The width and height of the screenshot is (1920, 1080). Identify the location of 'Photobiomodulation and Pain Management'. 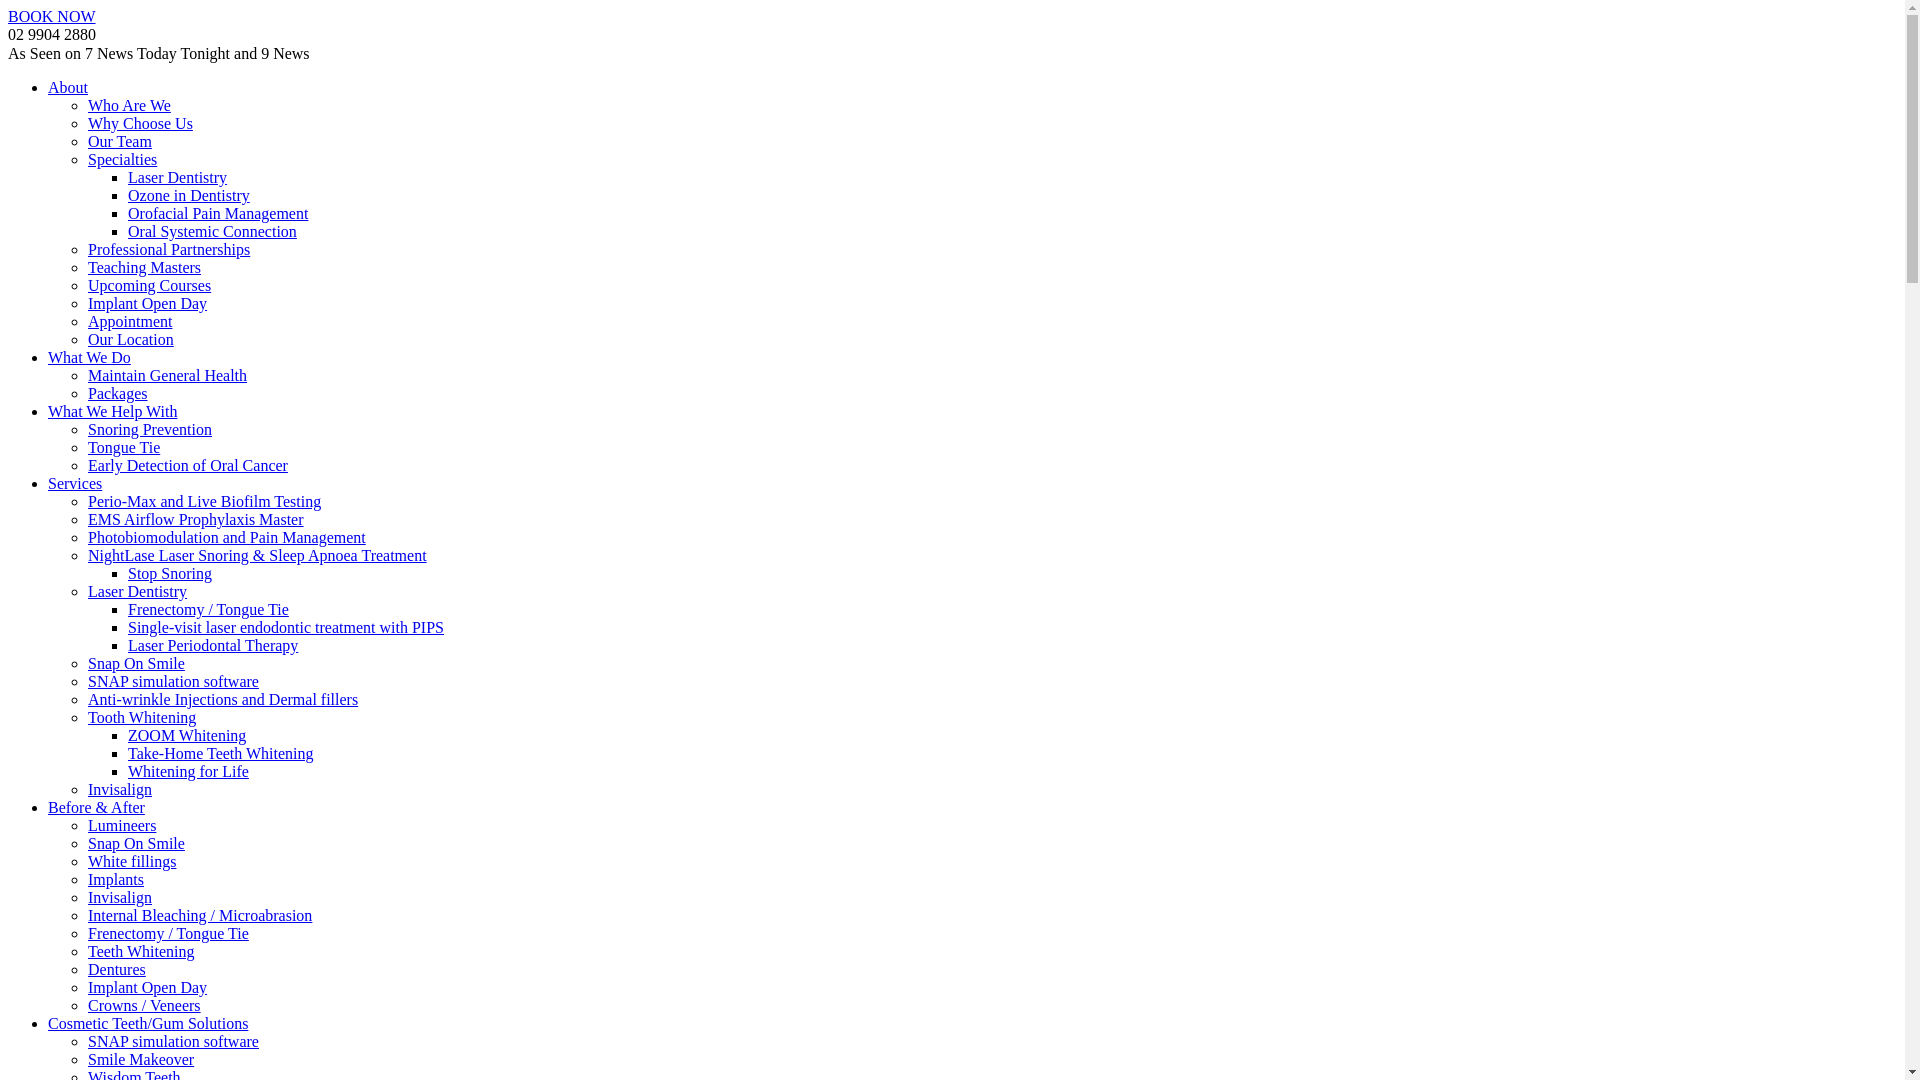
(226, 536).